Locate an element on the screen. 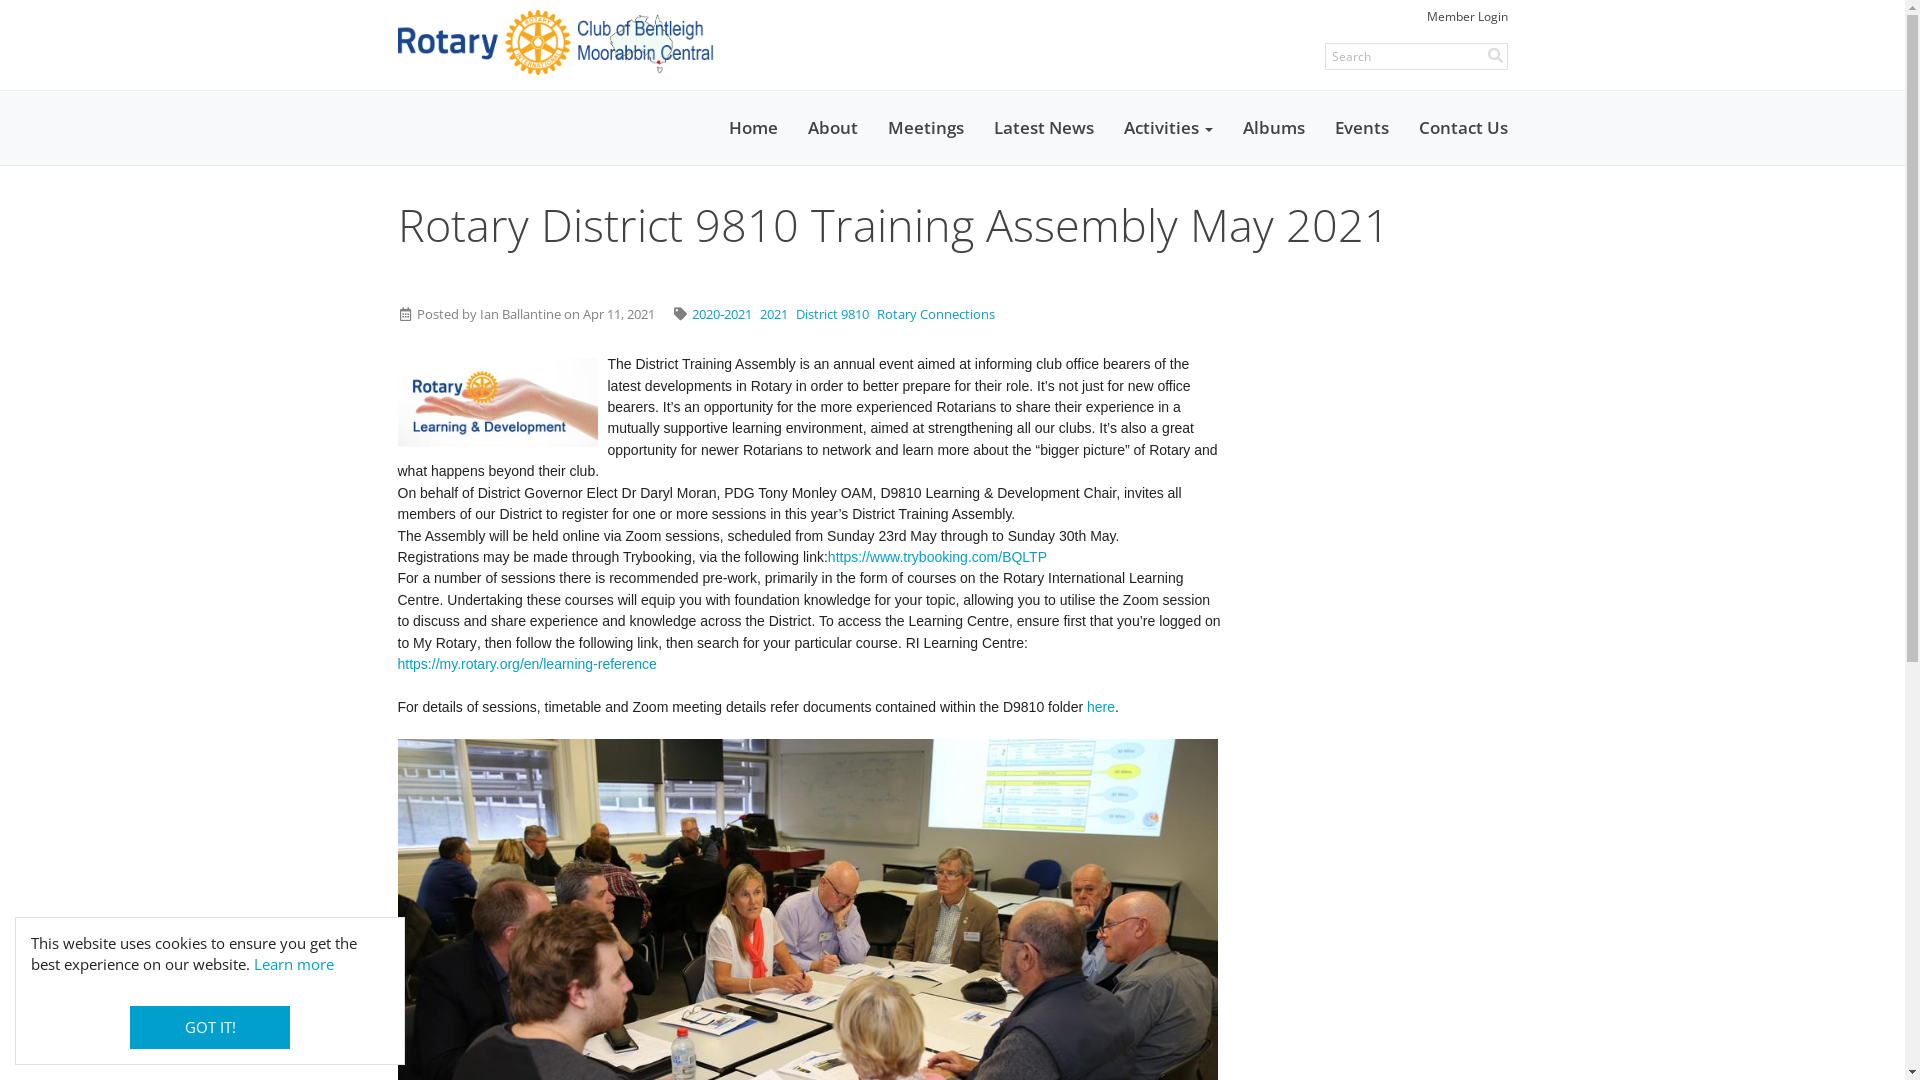 This screenshot has width=1920, height=1080. 'here' is located at coordinates (1099, 705).